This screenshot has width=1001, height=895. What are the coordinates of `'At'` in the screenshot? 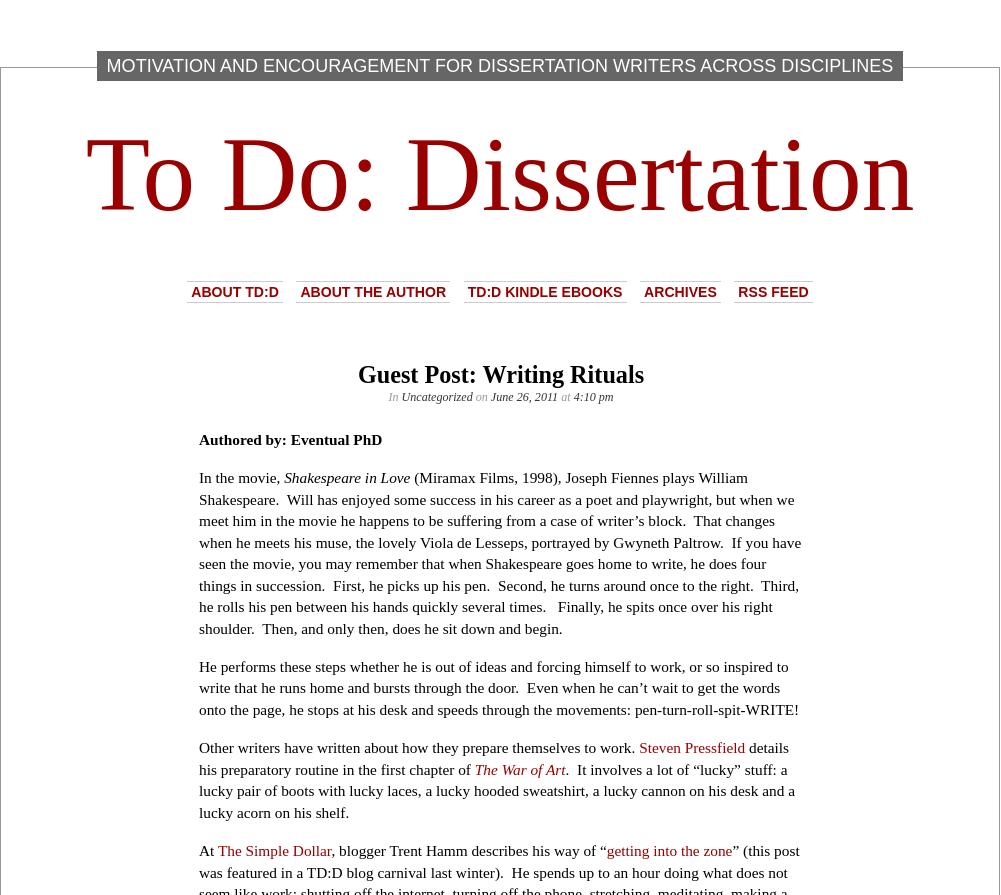 It's located at (198, 849).